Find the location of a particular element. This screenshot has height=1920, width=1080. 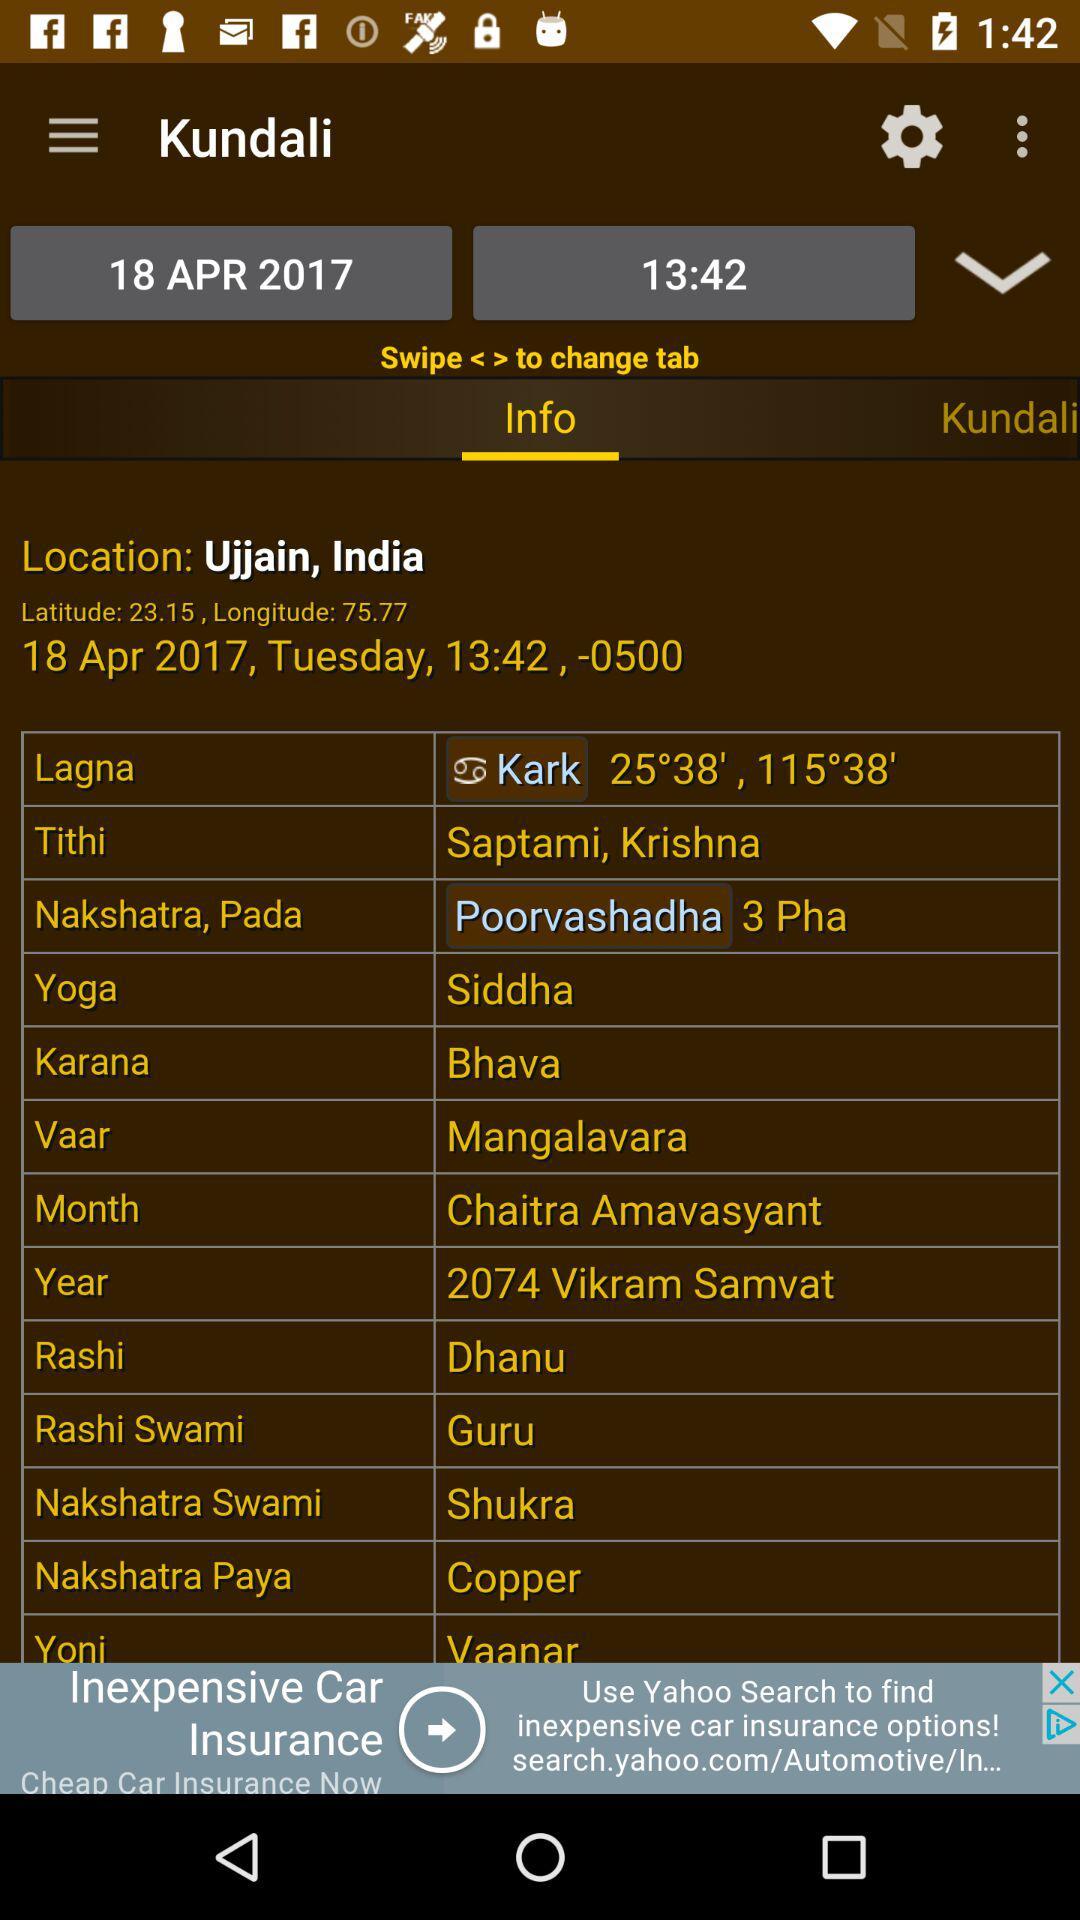

hindu calendar car insurance is located at coordinates (540, 1727).